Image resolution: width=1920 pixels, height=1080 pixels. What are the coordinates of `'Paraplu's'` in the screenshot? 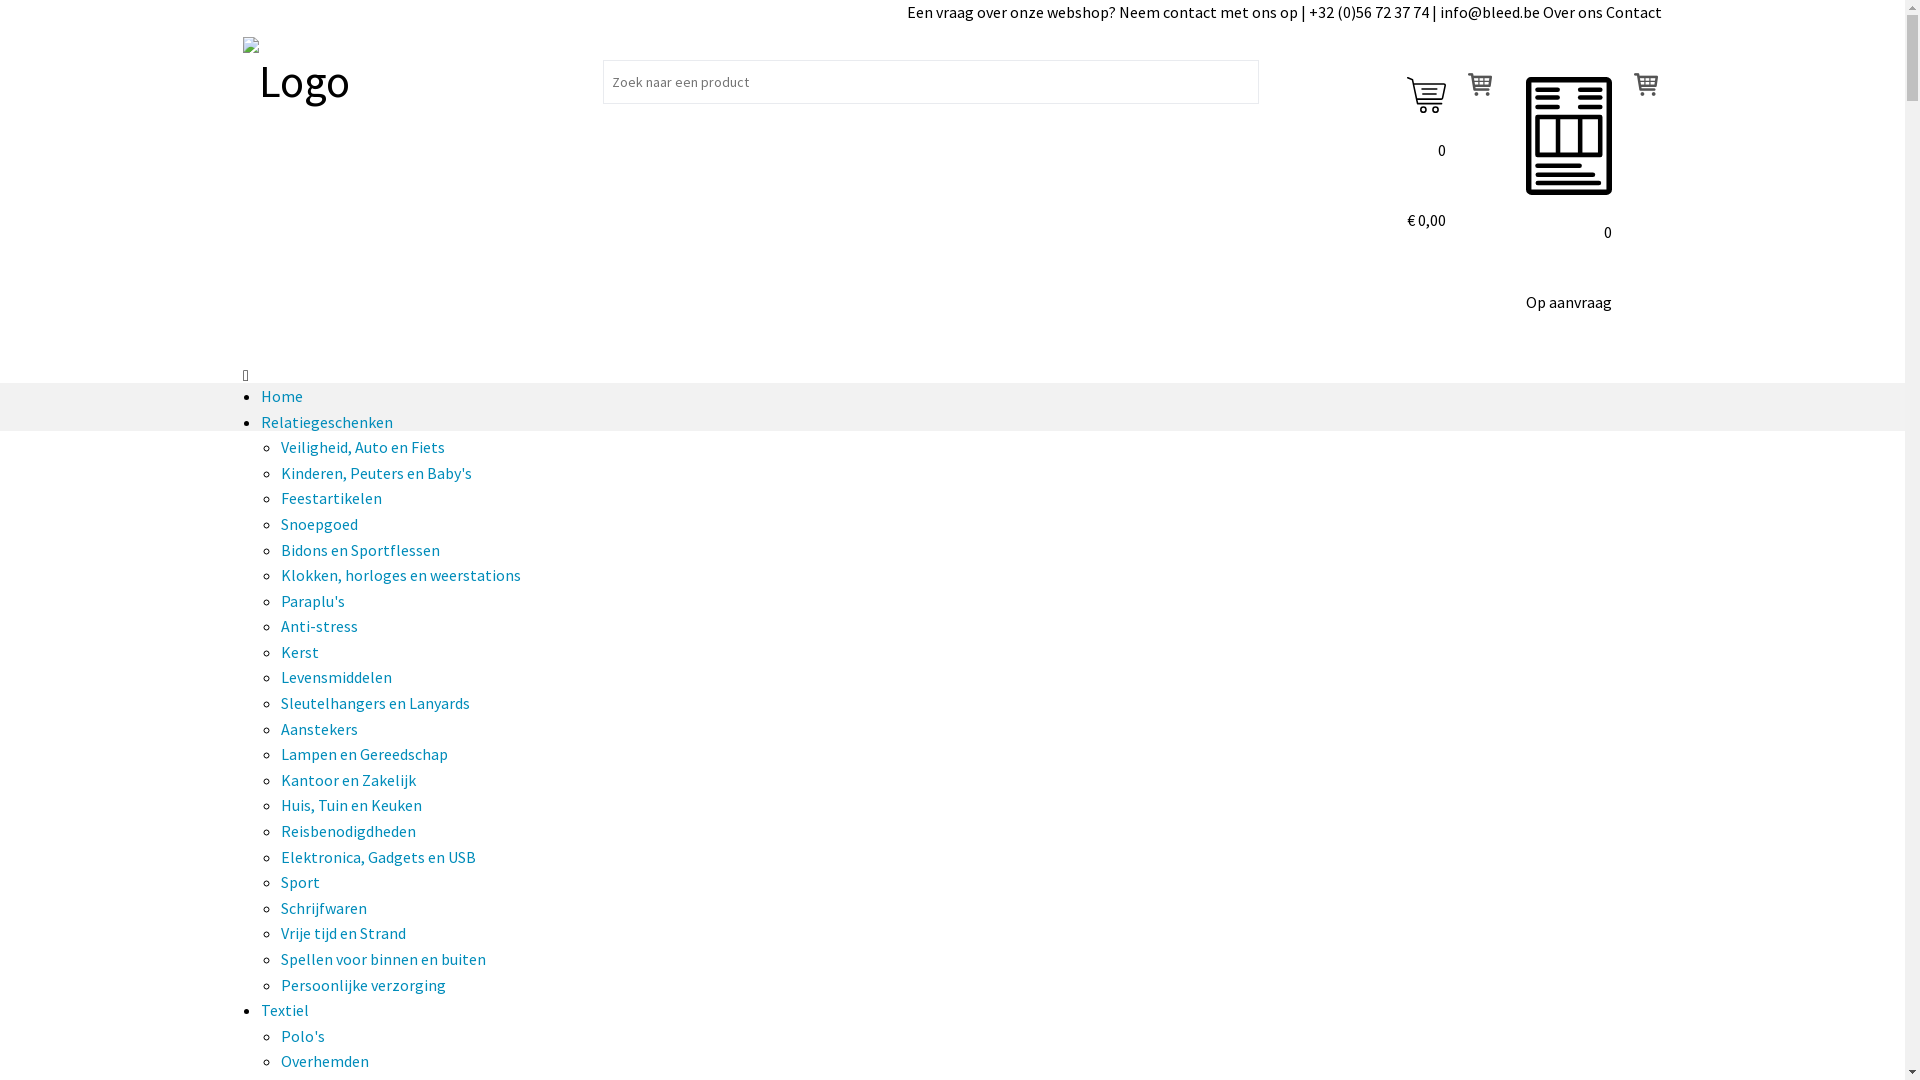 It's located at (311, 600).